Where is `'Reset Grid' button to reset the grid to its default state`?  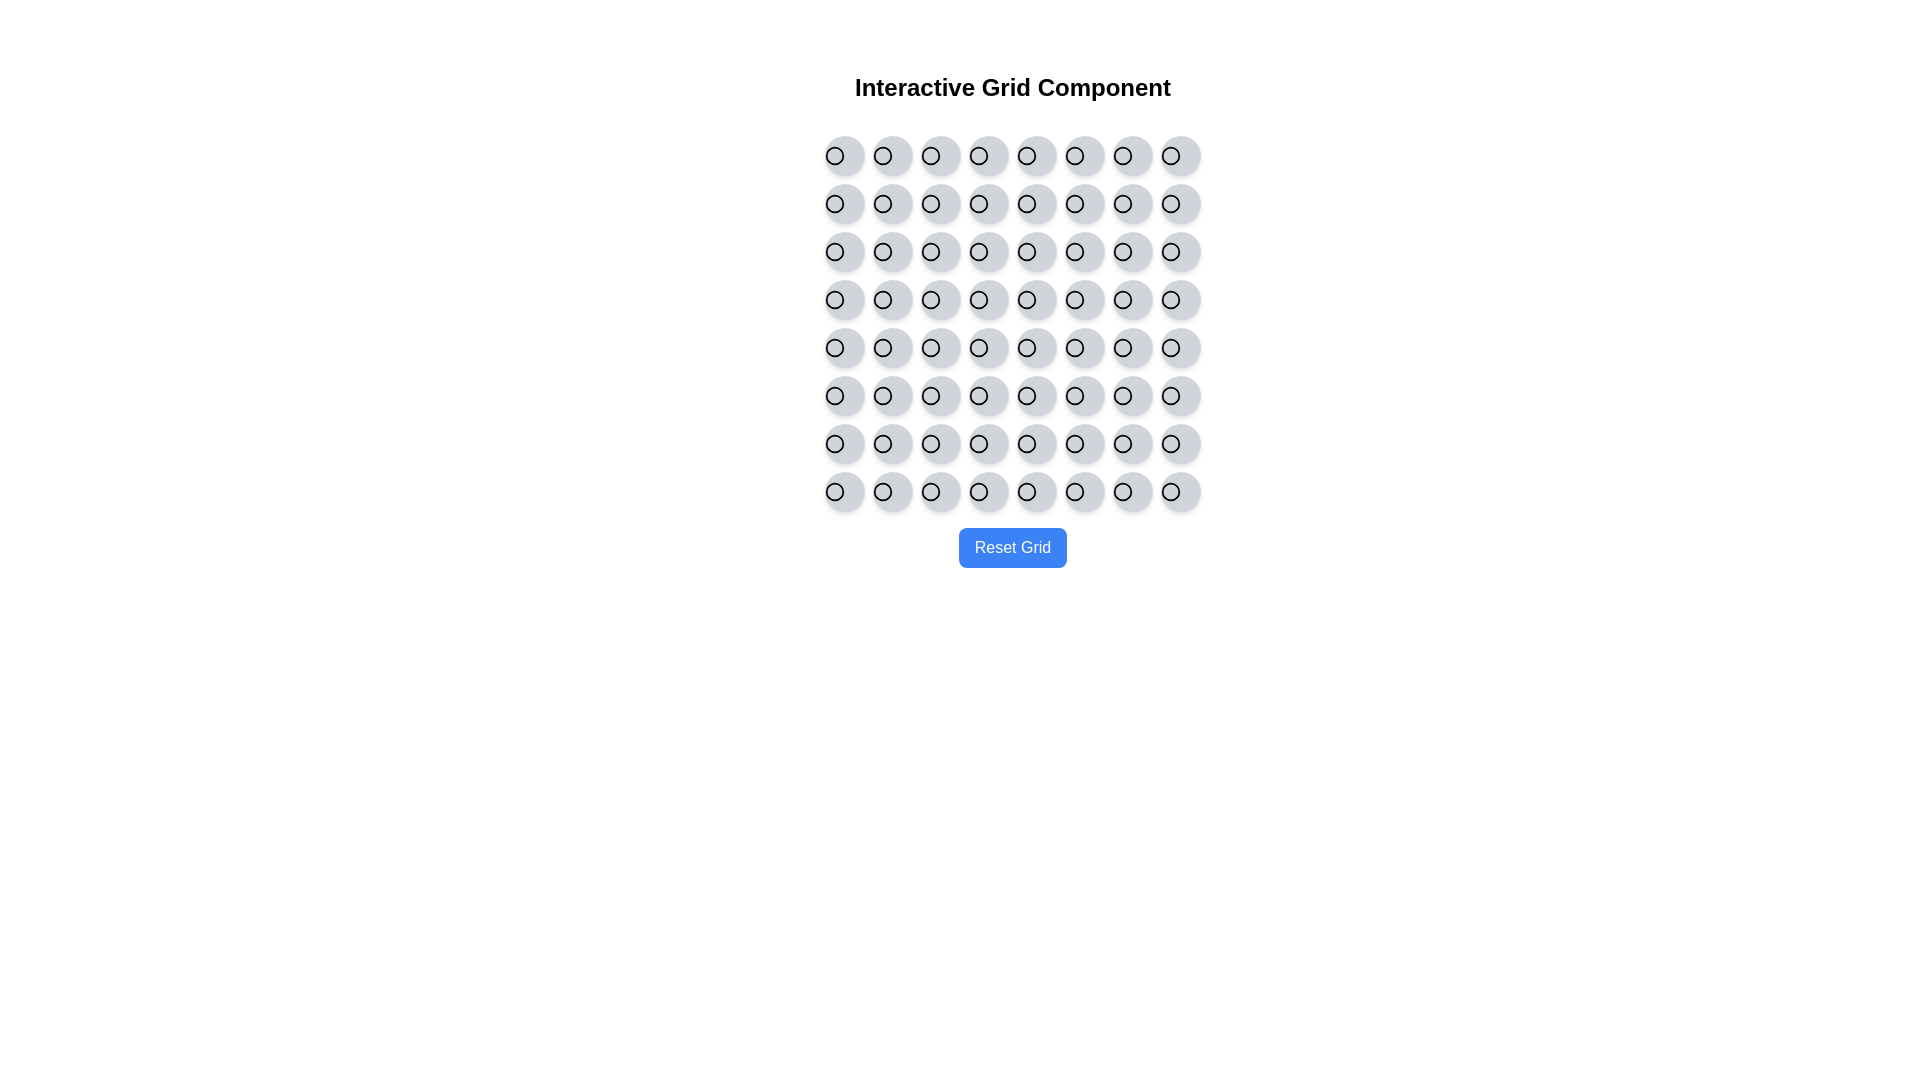 'Reset Grid' button to reset the grid to its default state is located at coordinates (1012, 547).